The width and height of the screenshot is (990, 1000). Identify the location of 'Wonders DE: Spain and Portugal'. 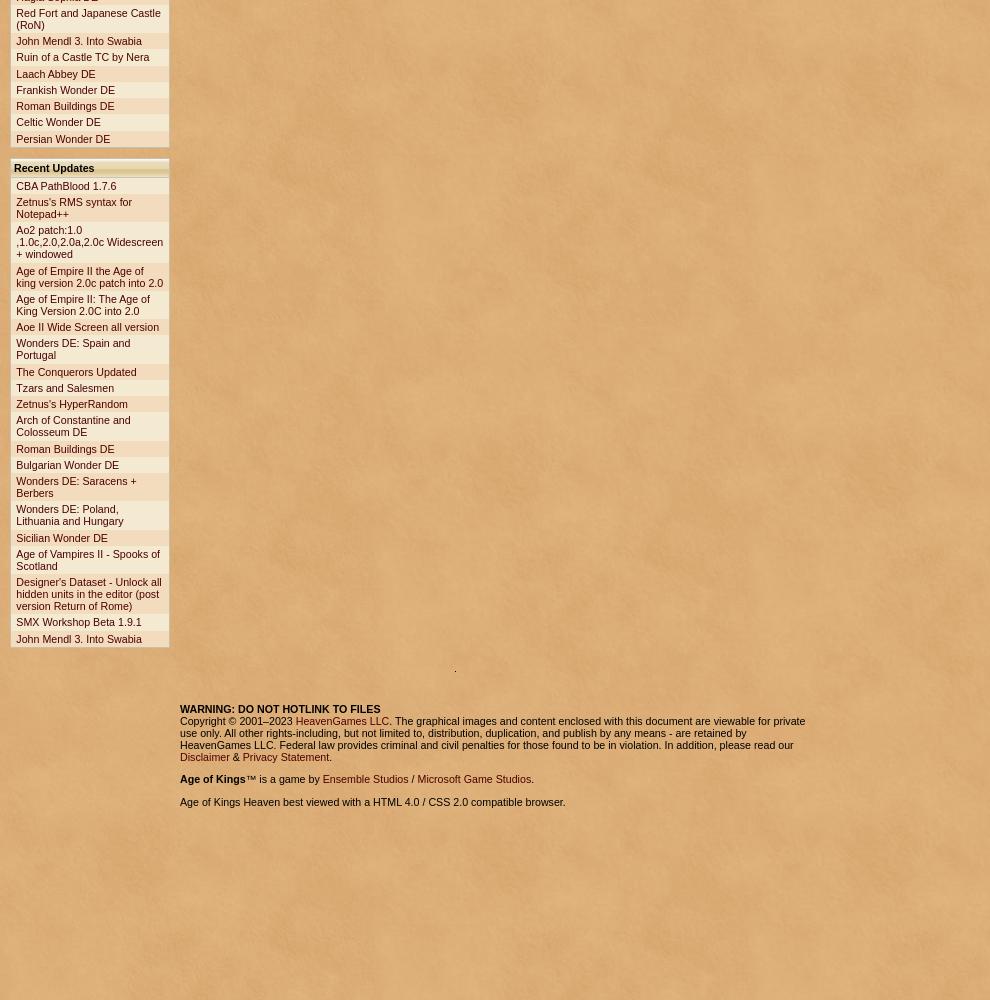
(72, 348).